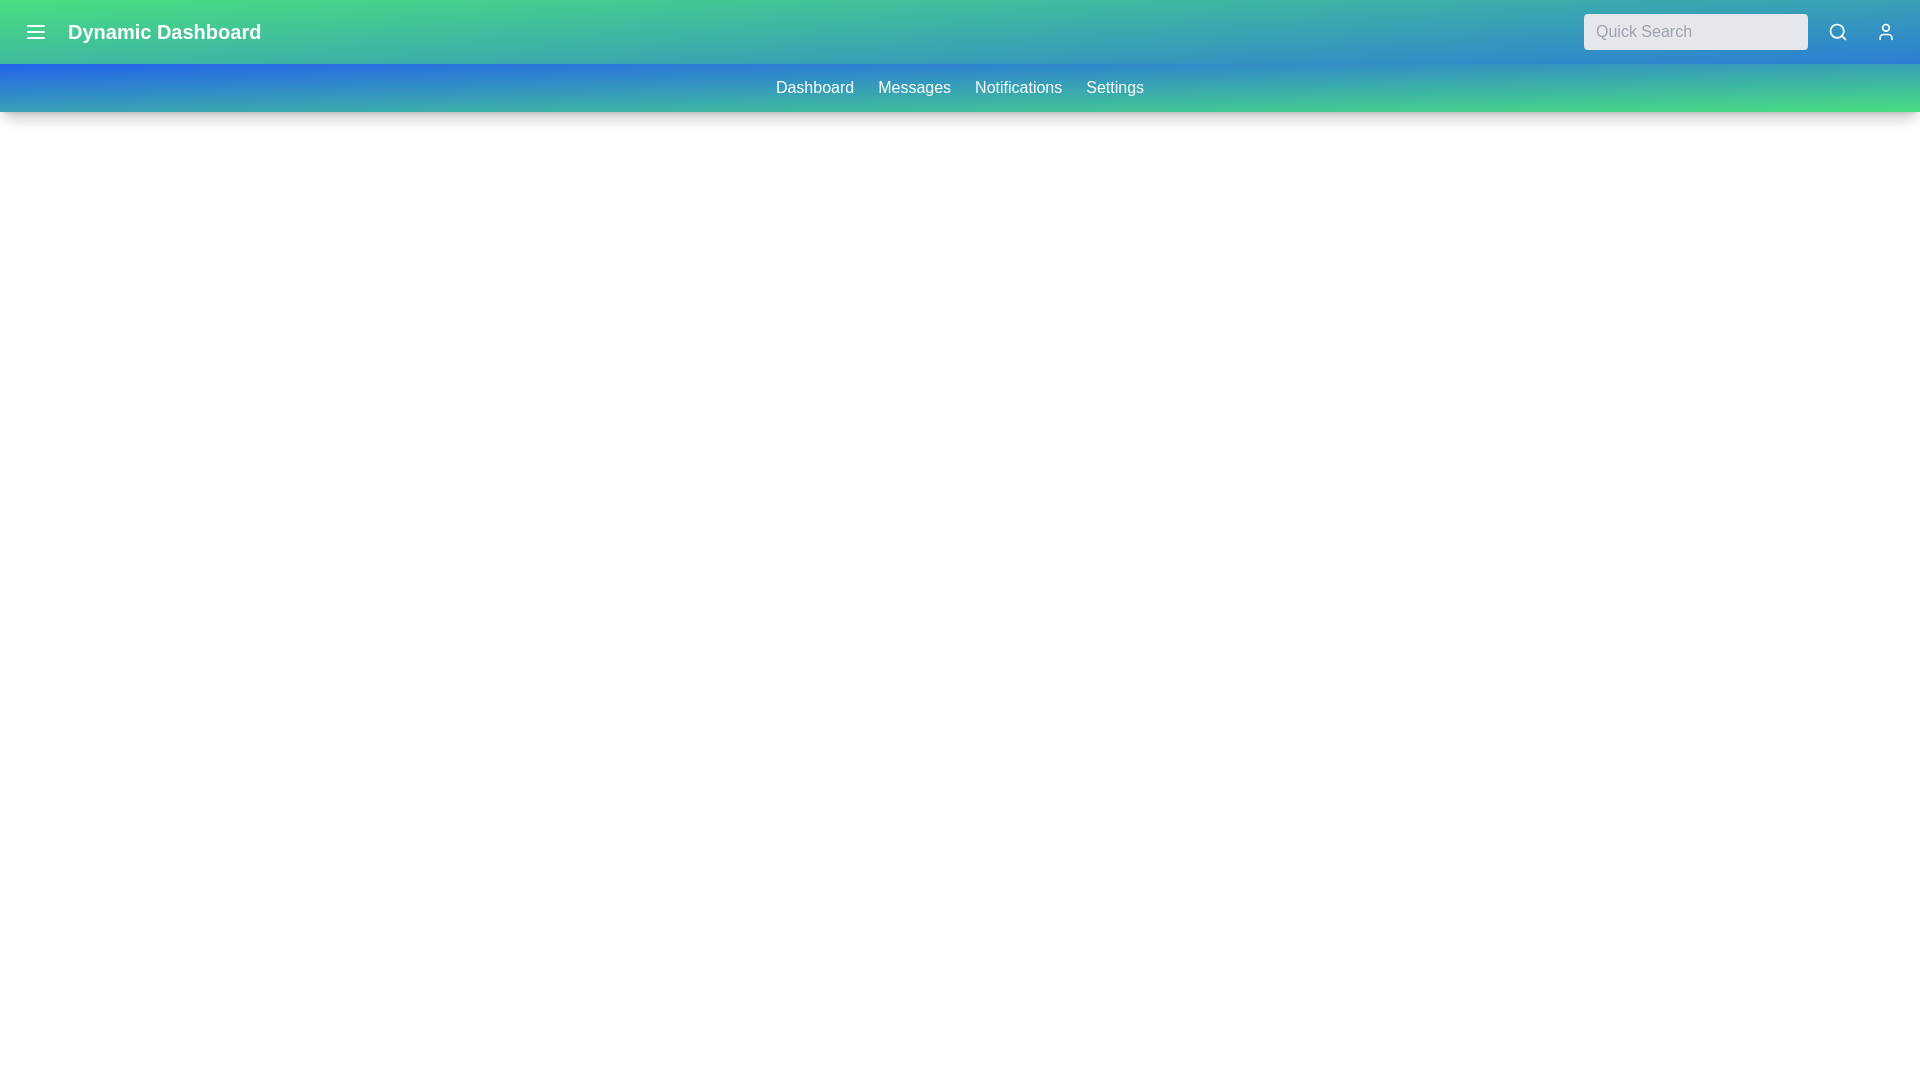 This screenshot has width=1920, height=1080. What do you see at coordinates (1838, 31) in the screenshot?
I see `the search button located to the right of the 'Quick Search' text input field in the top navigation bar` at bounding box center [1838, 31].